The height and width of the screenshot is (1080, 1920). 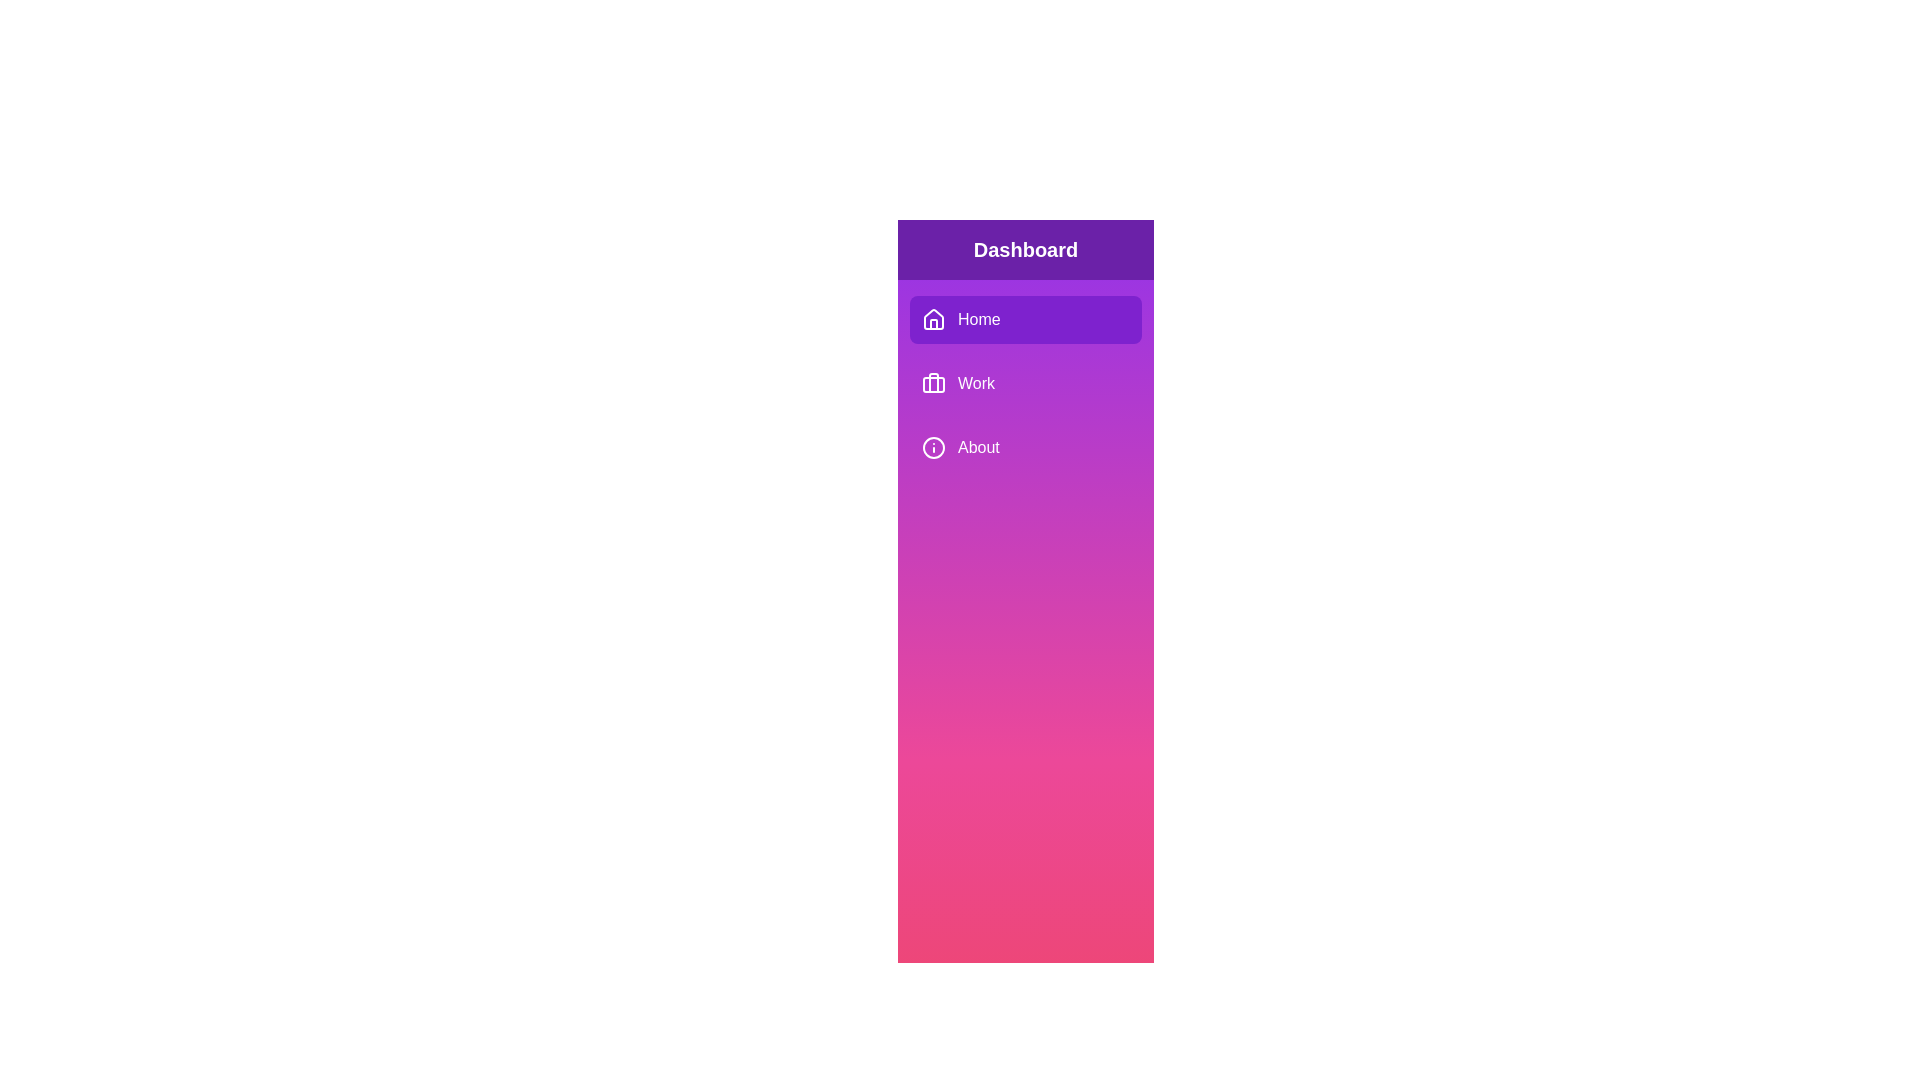 What do you see at coordinates (1026, 446) in the screenshot?
I see `the menu item About in the sidebar` at bounding box center [1026, 446].